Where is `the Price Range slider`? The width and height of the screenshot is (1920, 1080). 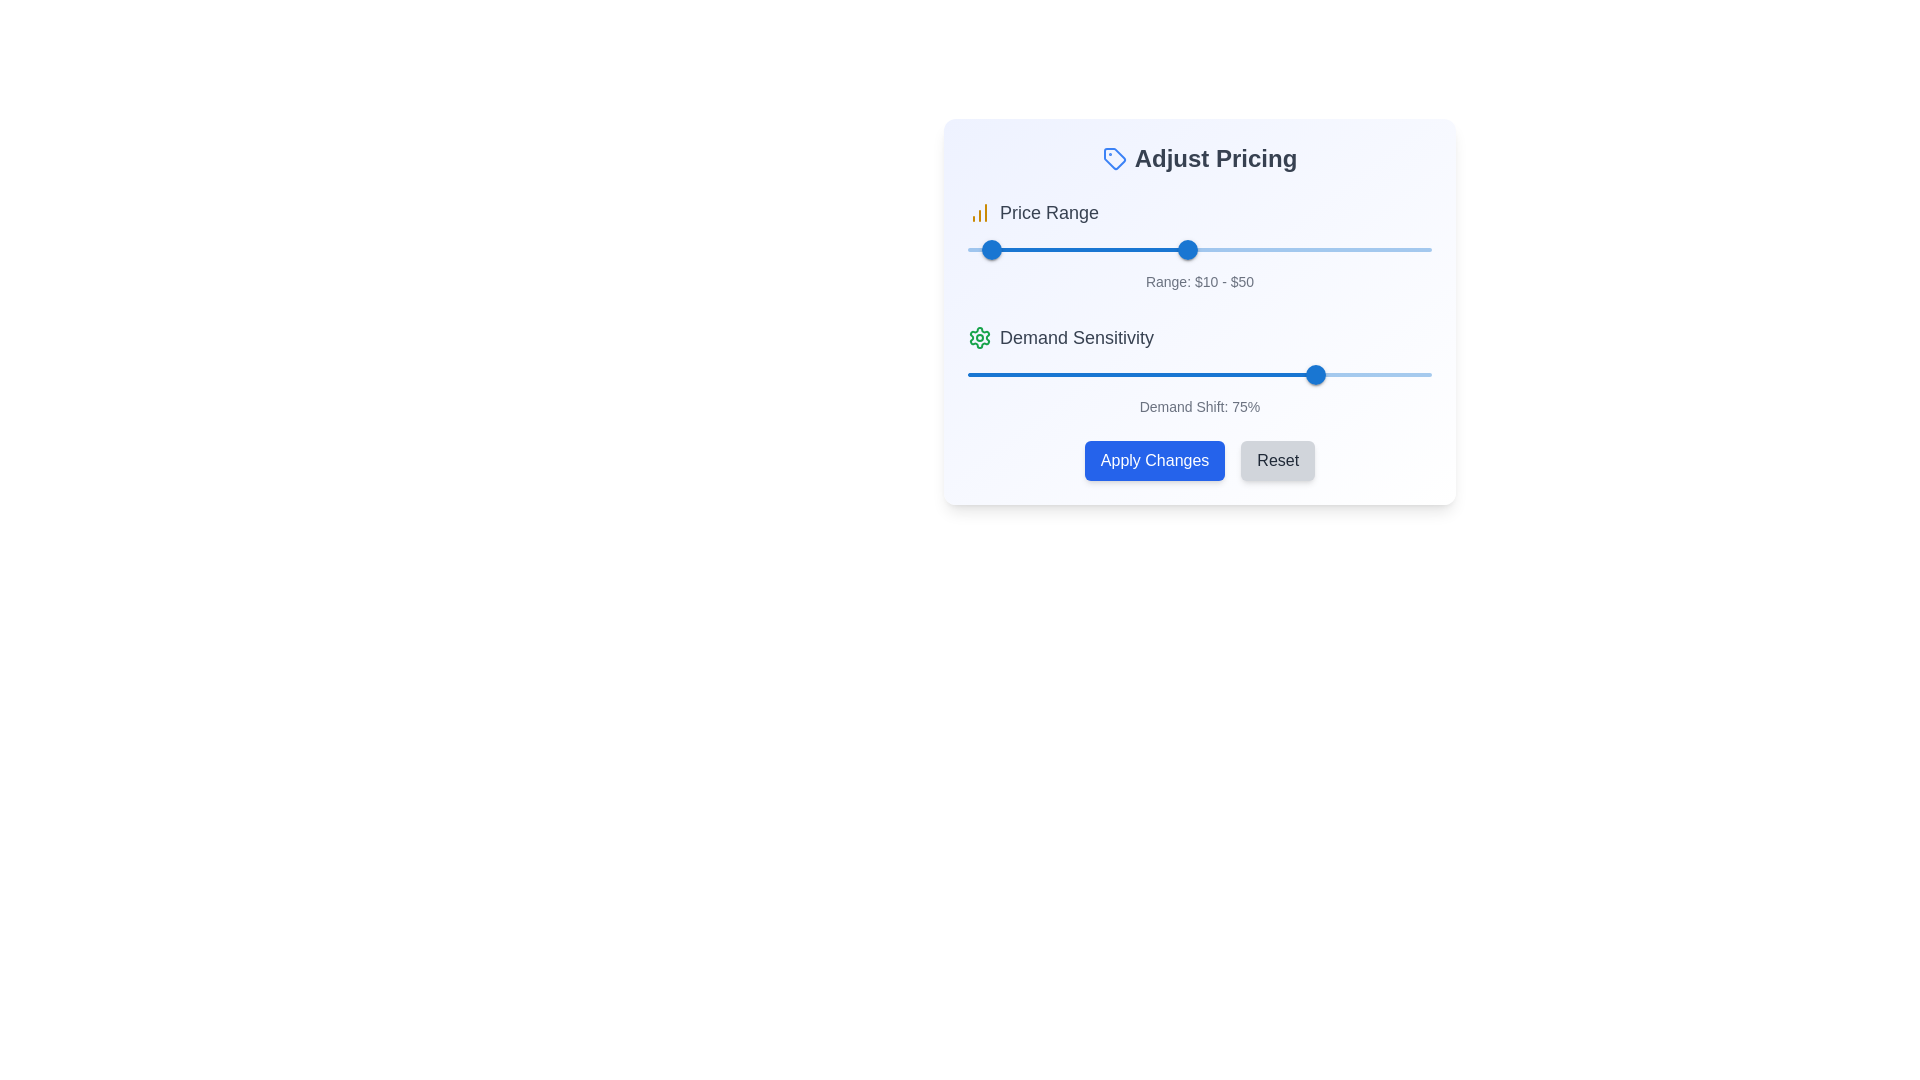 the Price Range slider is located at coordinates (1003, 249).